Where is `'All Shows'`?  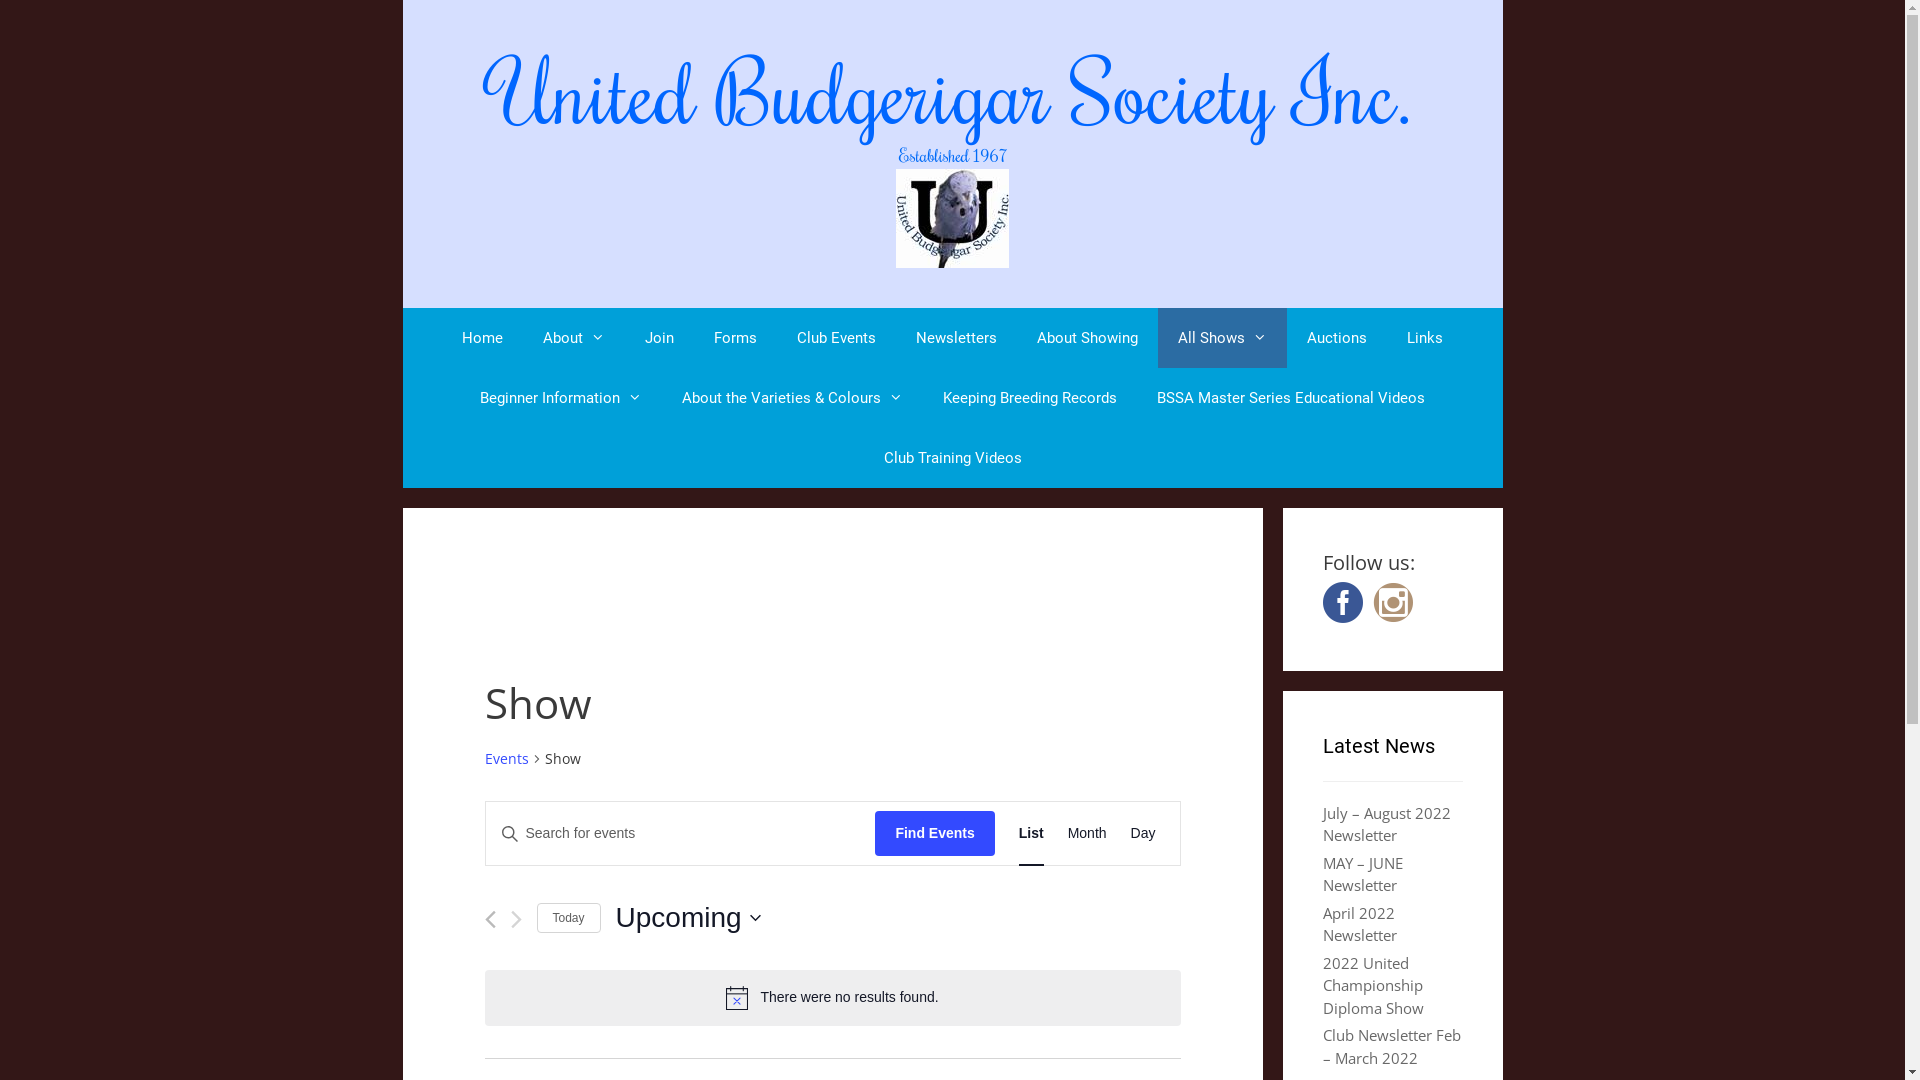
'All Shows' is located at coordinates (1221, 337).